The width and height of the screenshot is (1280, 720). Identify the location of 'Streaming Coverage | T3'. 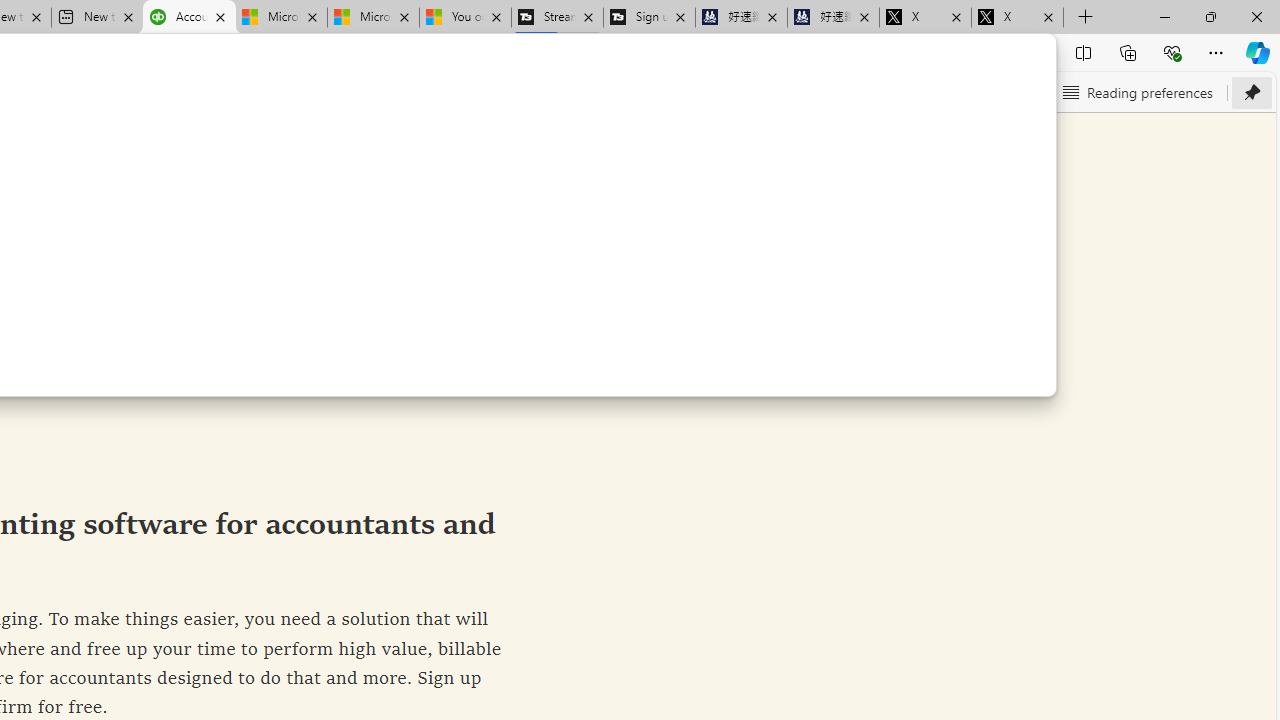
(557, 17).